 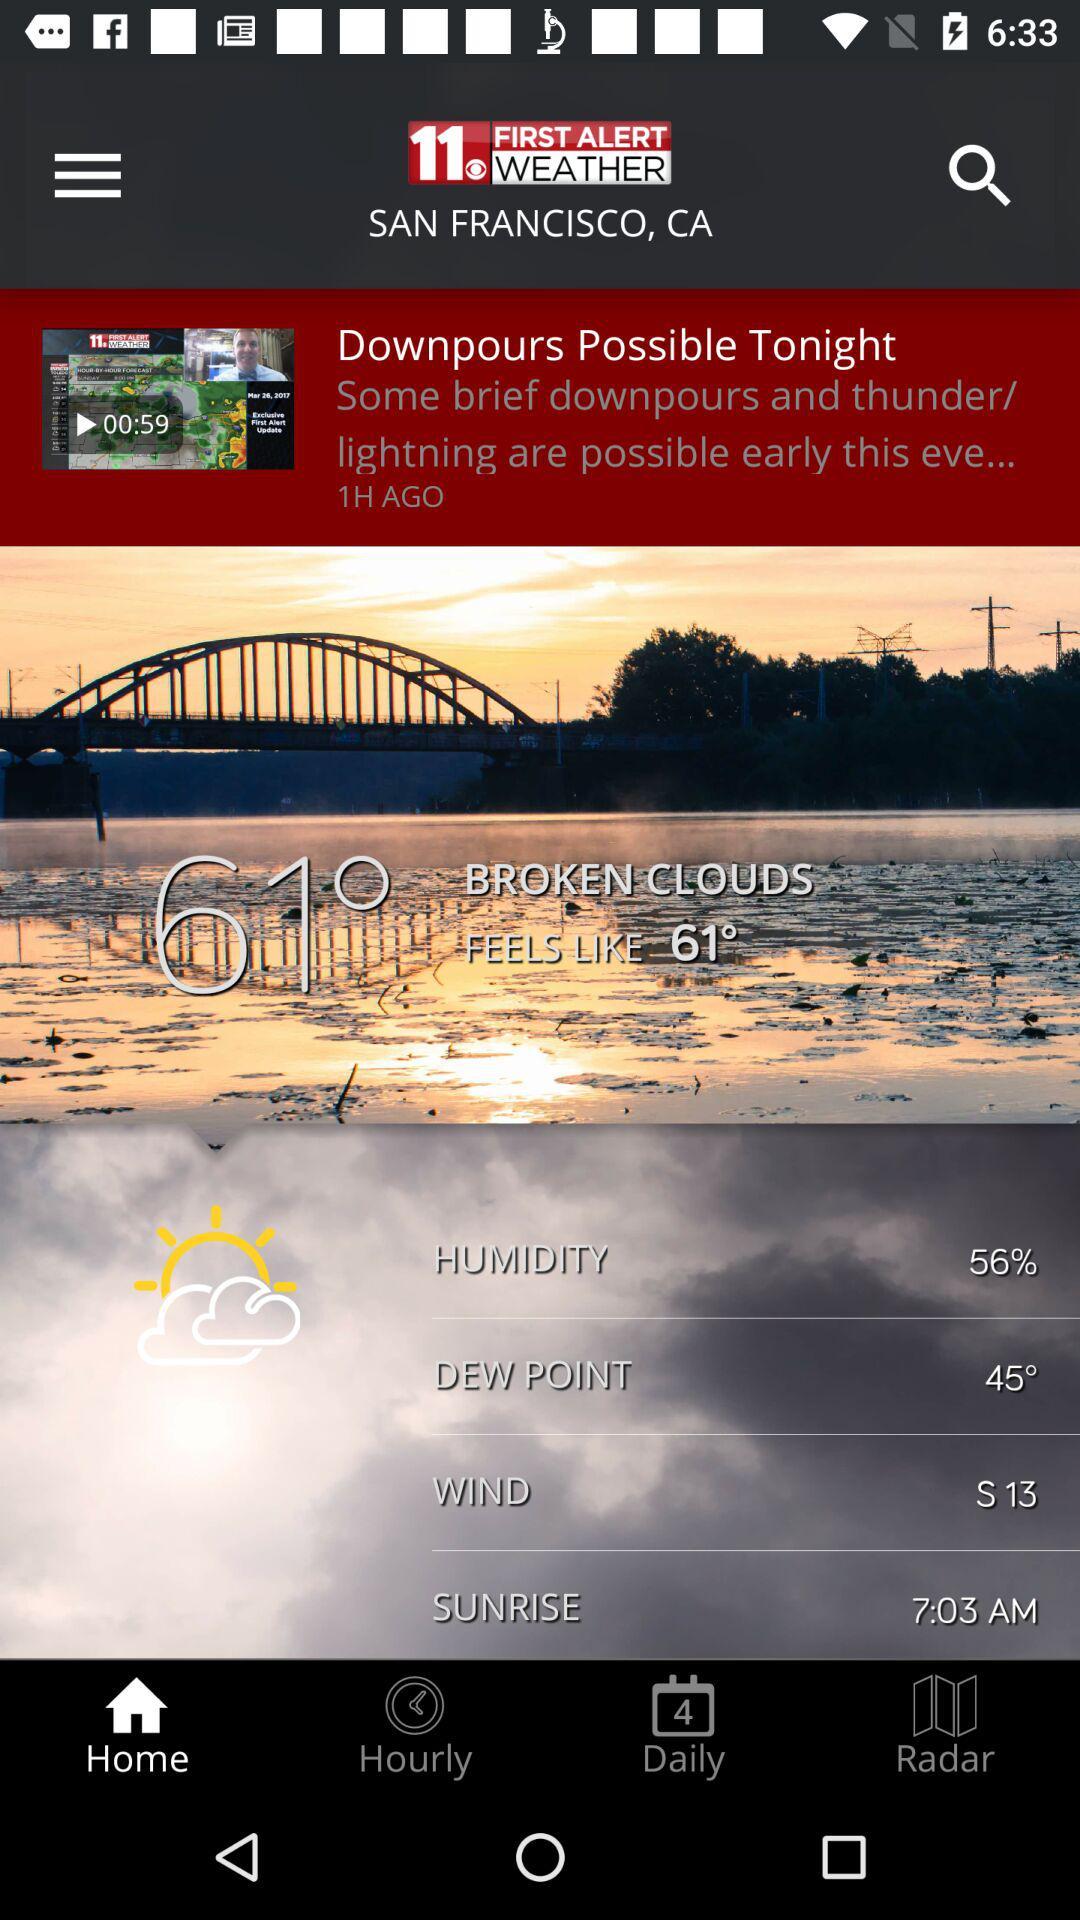 What do you see at coordinates (413, 1726) in the screenshot?
I see `the hourly item` at bounding box center [413, 1726].